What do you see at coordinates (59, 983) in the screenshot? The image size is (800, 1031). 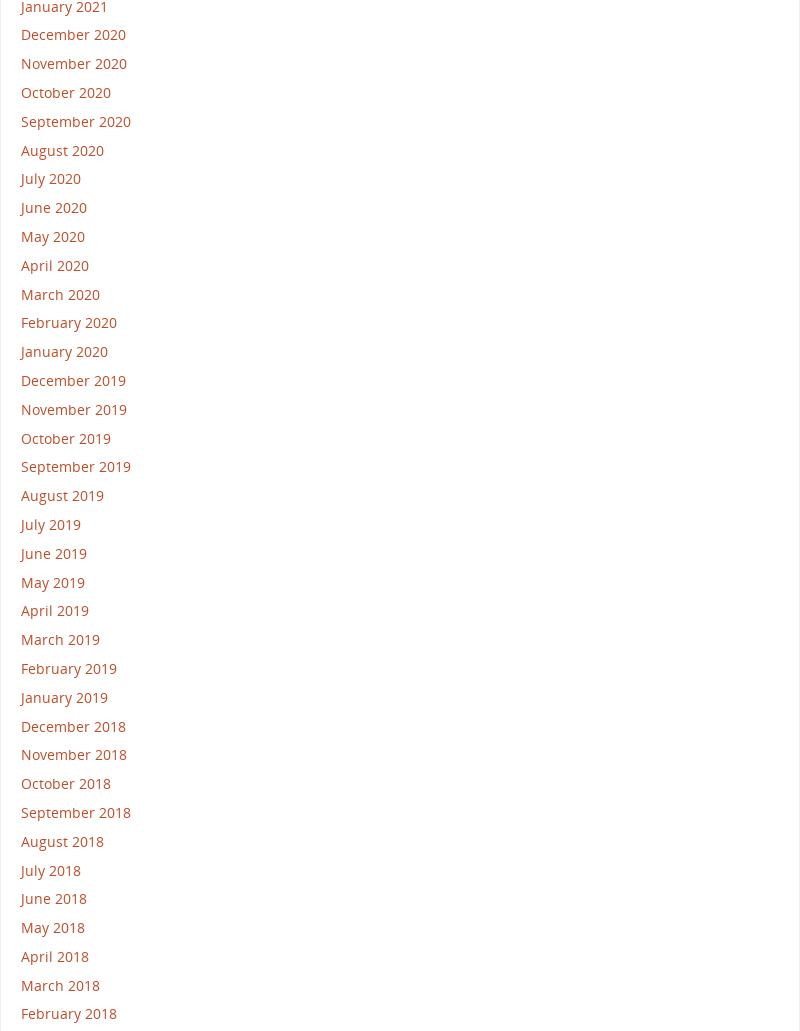 I see `'March 2018'` at bounding box center [59, 983].